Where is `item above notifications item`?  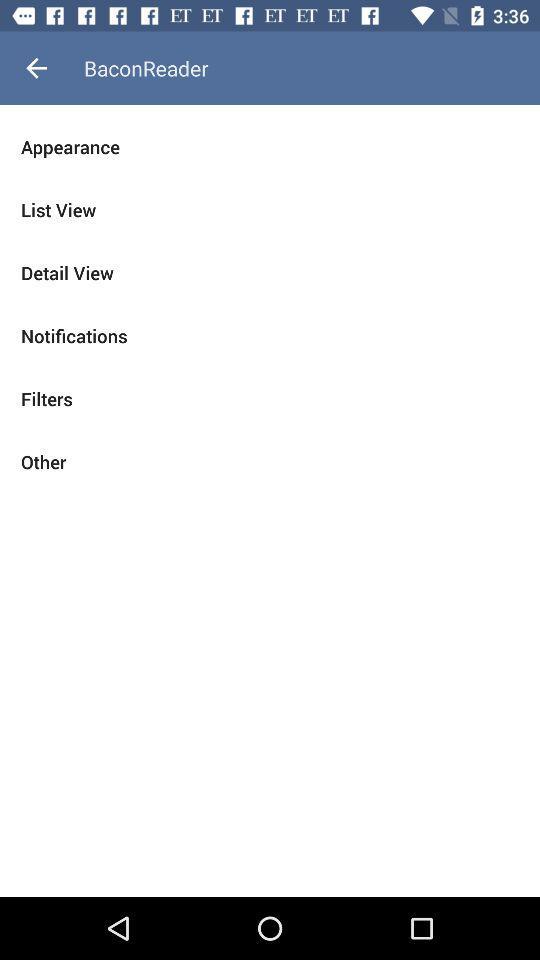
item above notifications item is located at coordinates (270, 272).